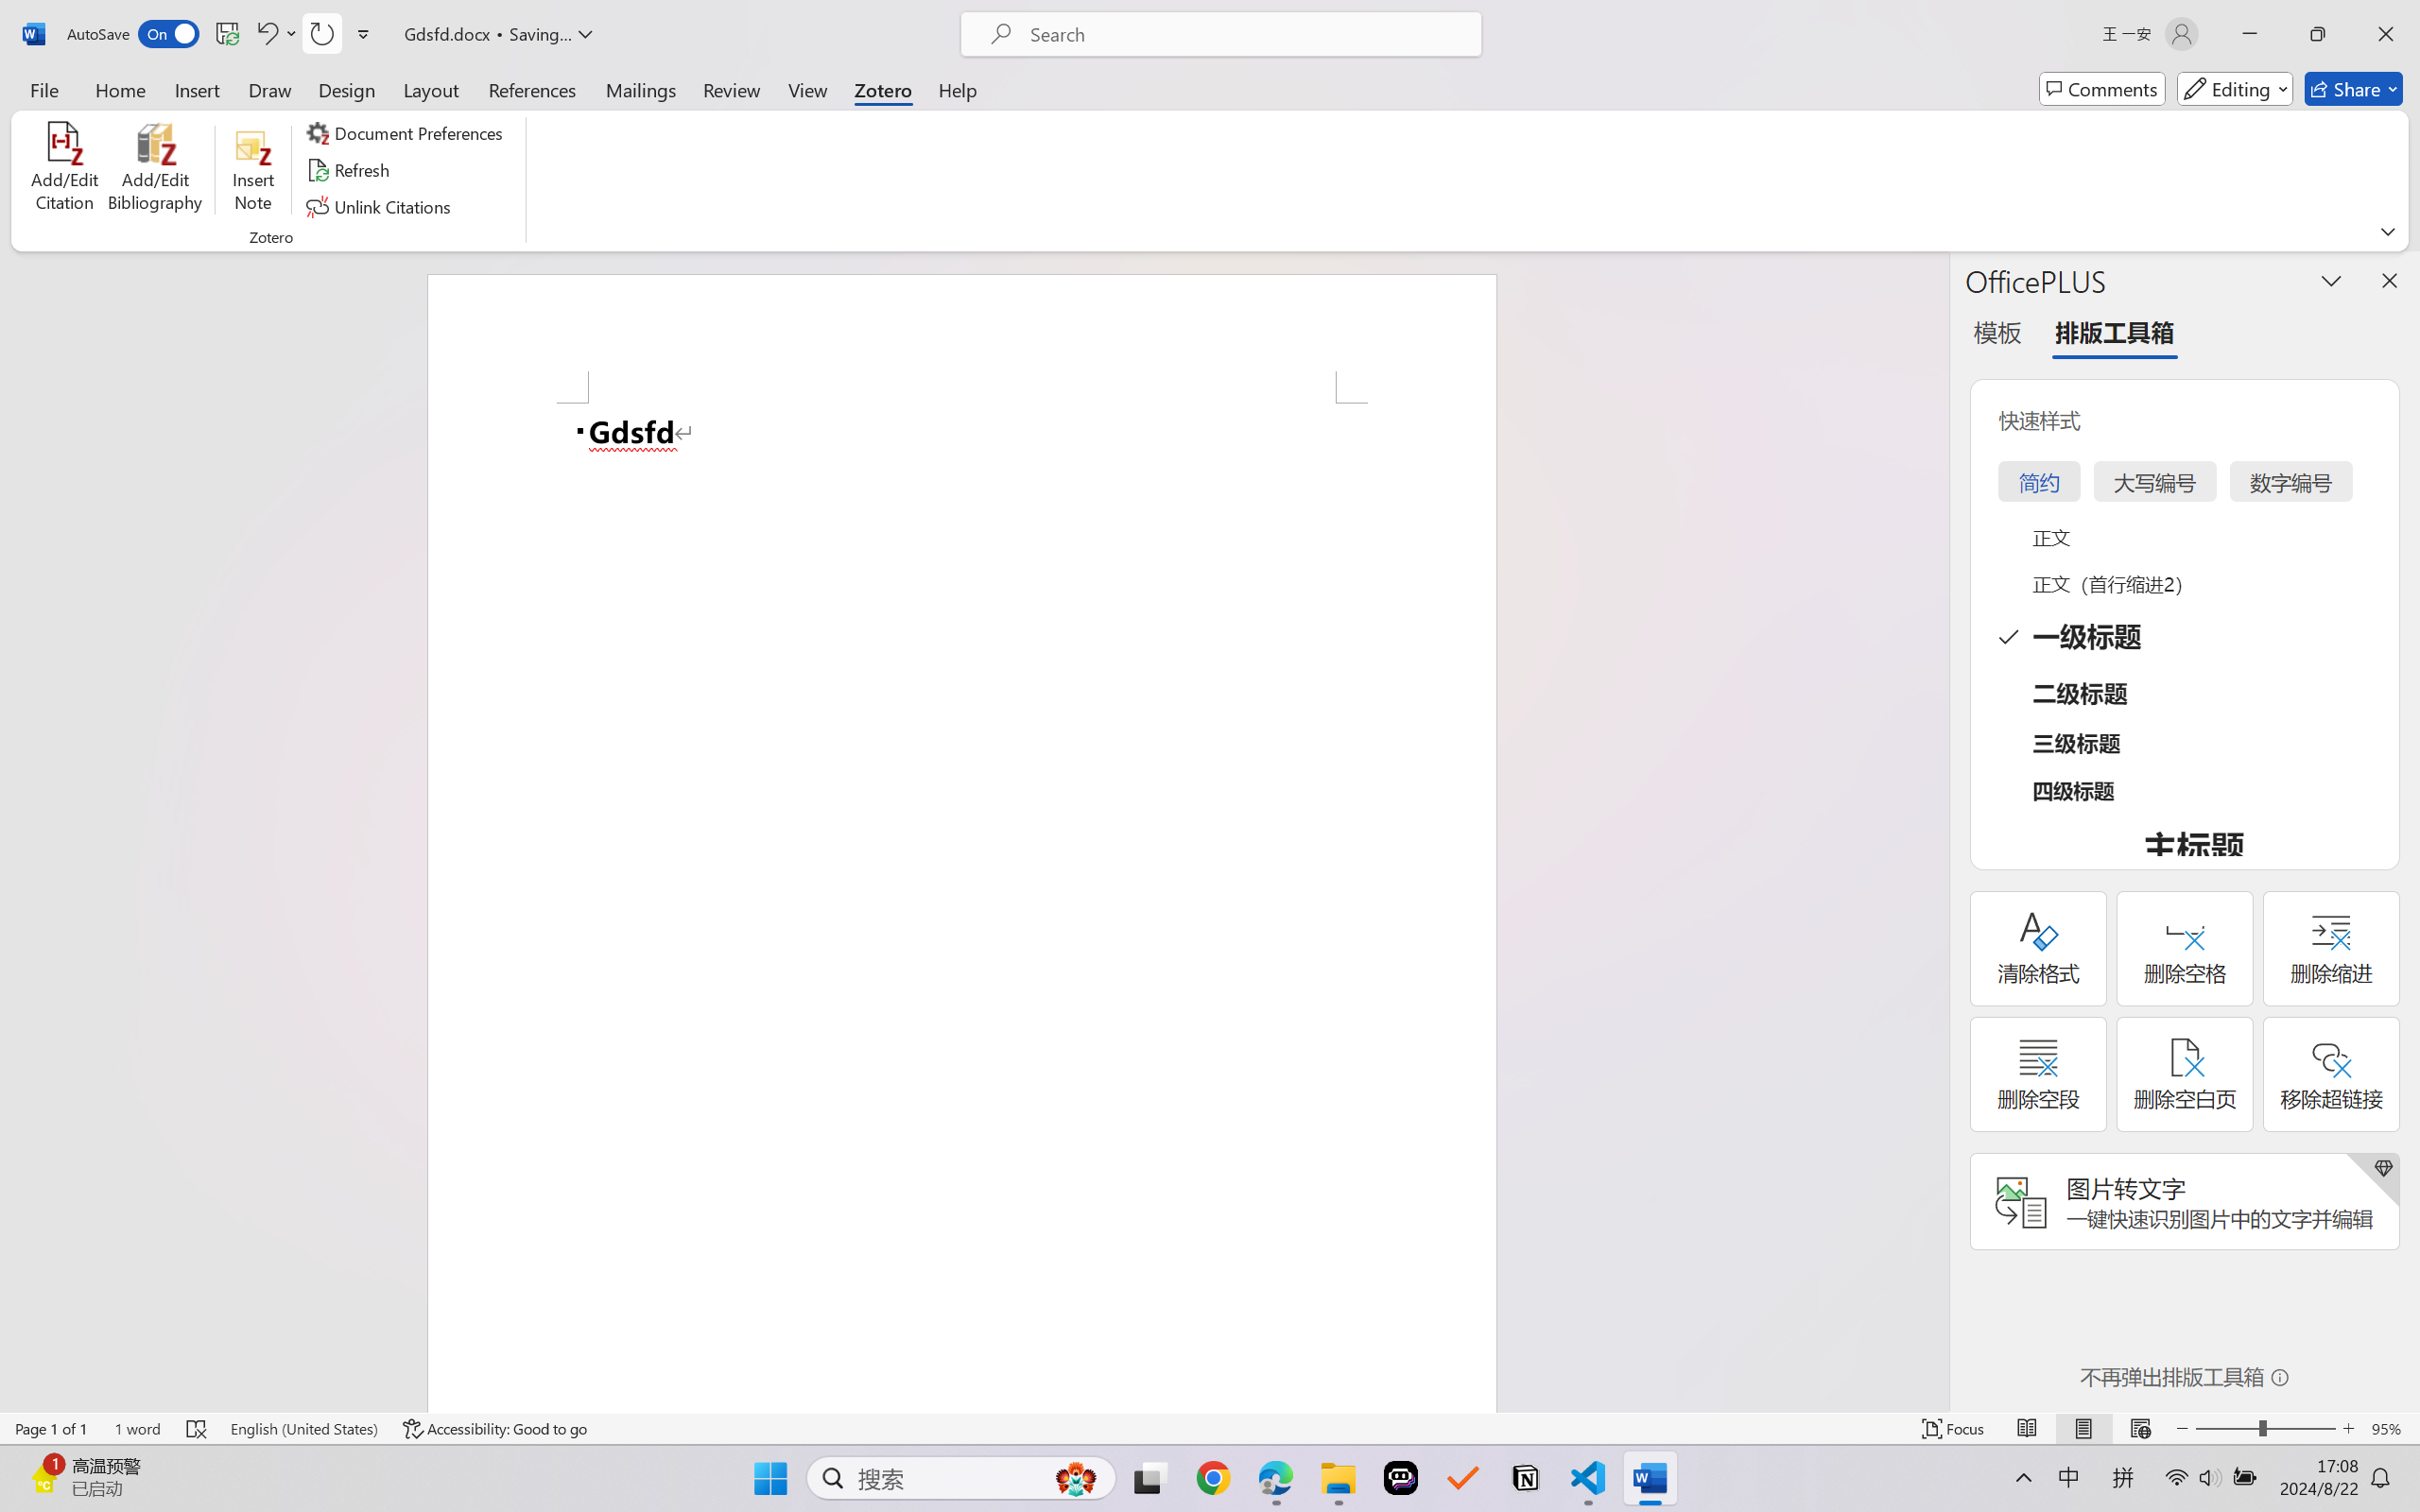  What do you see at coordinates (350, 170) in the screenshot?
I see `'Refresh'` at bounding box center [350, 170].